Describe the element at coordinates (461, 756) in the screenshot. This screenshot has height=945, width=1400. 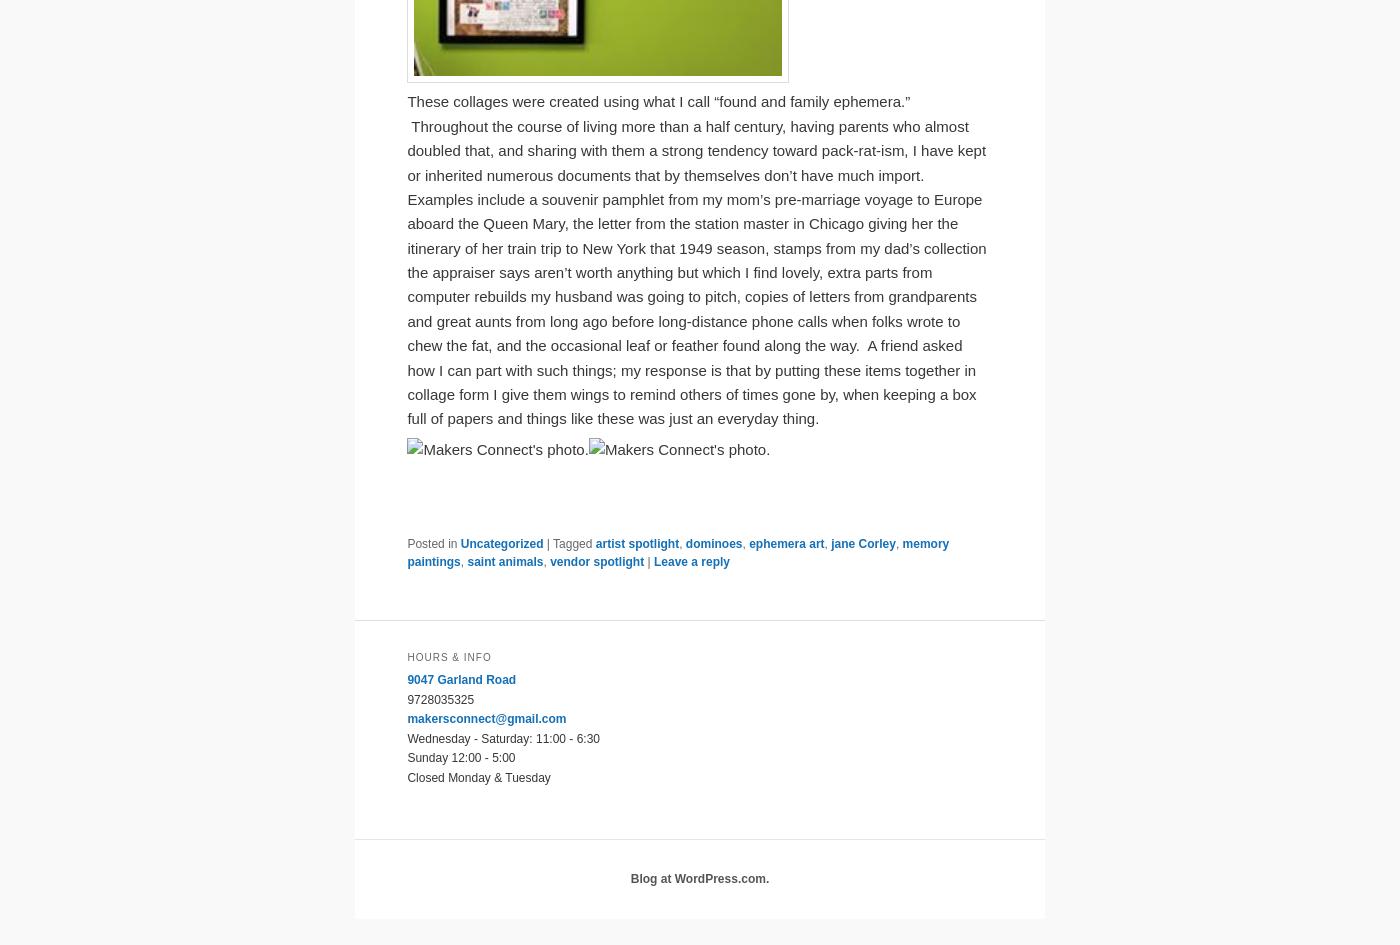
I see `'Sunday 12:00 - 5:00'` at that location.